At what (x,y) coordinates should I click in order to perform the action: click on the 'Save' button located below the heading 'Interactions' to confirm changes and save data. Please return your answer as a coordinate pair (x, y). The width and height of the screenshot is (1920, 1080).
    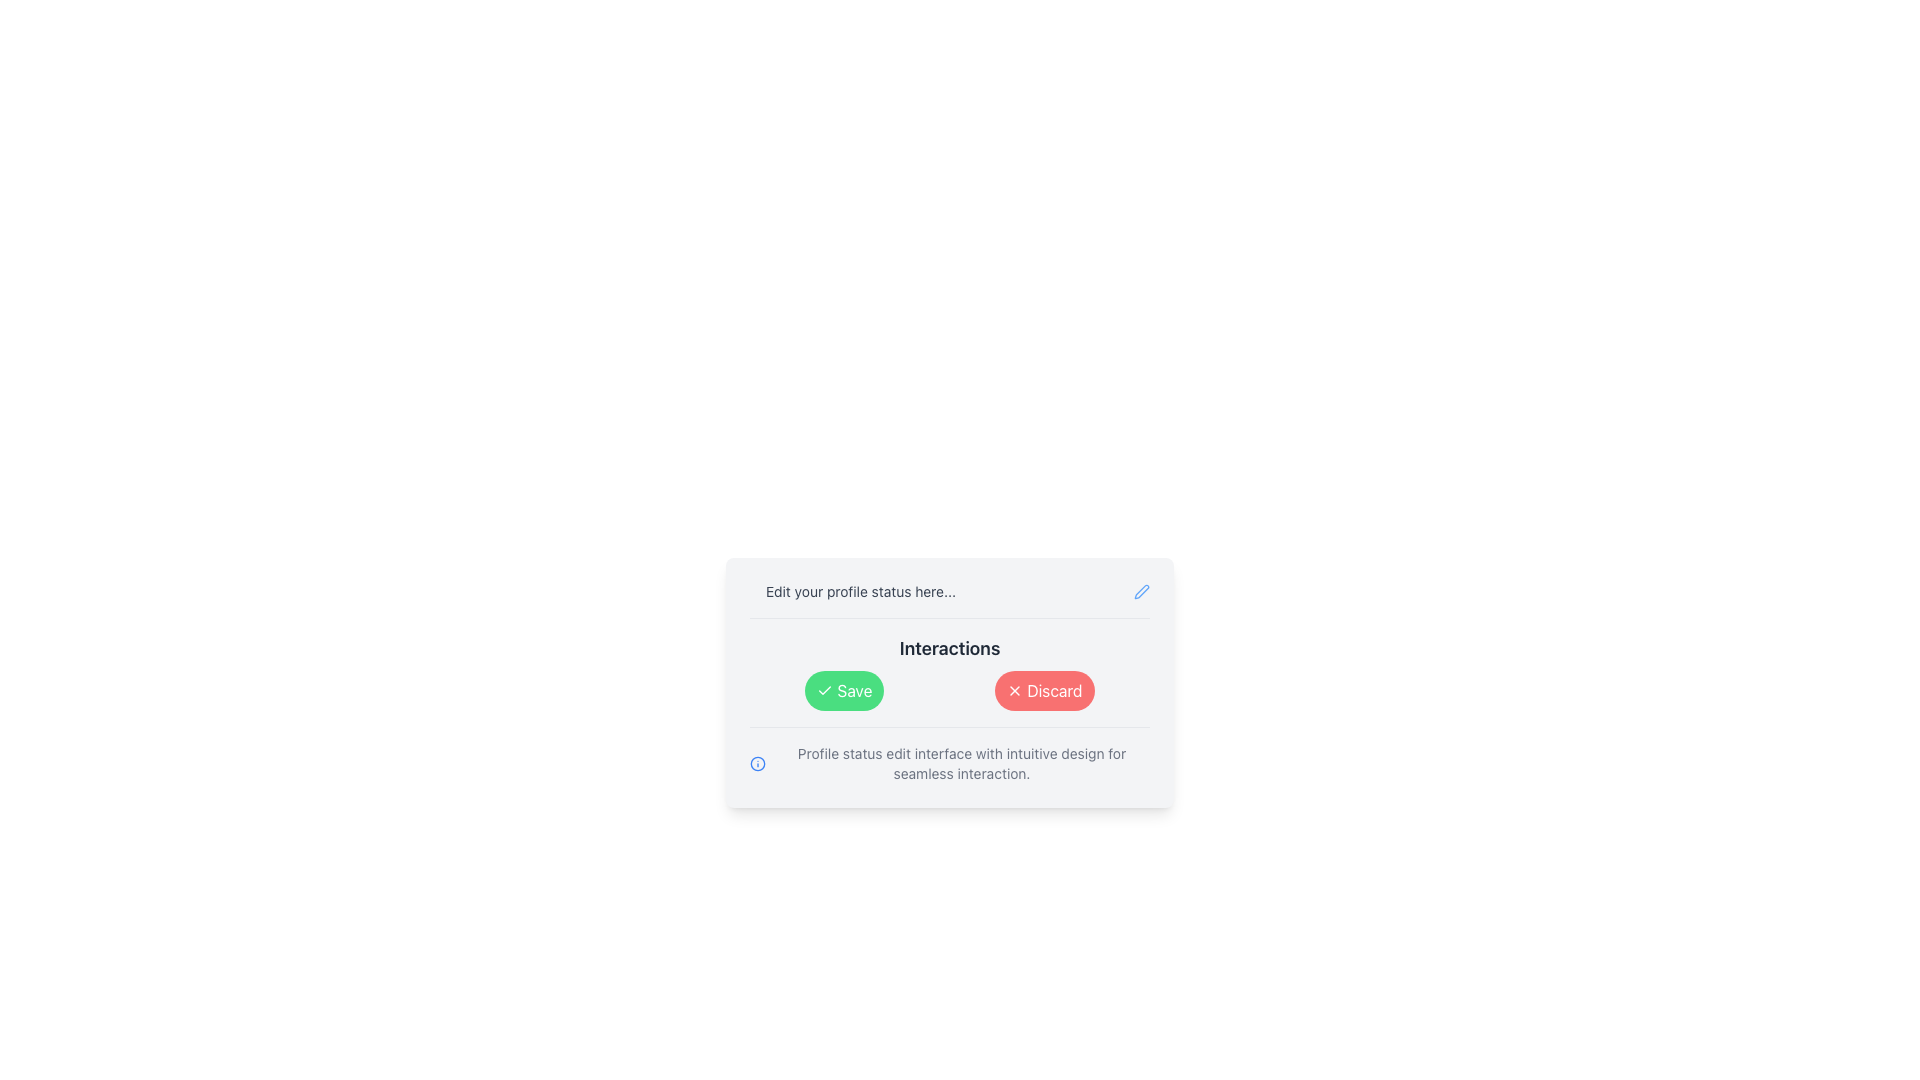
    Looking at the image, I should click on (844, 689).